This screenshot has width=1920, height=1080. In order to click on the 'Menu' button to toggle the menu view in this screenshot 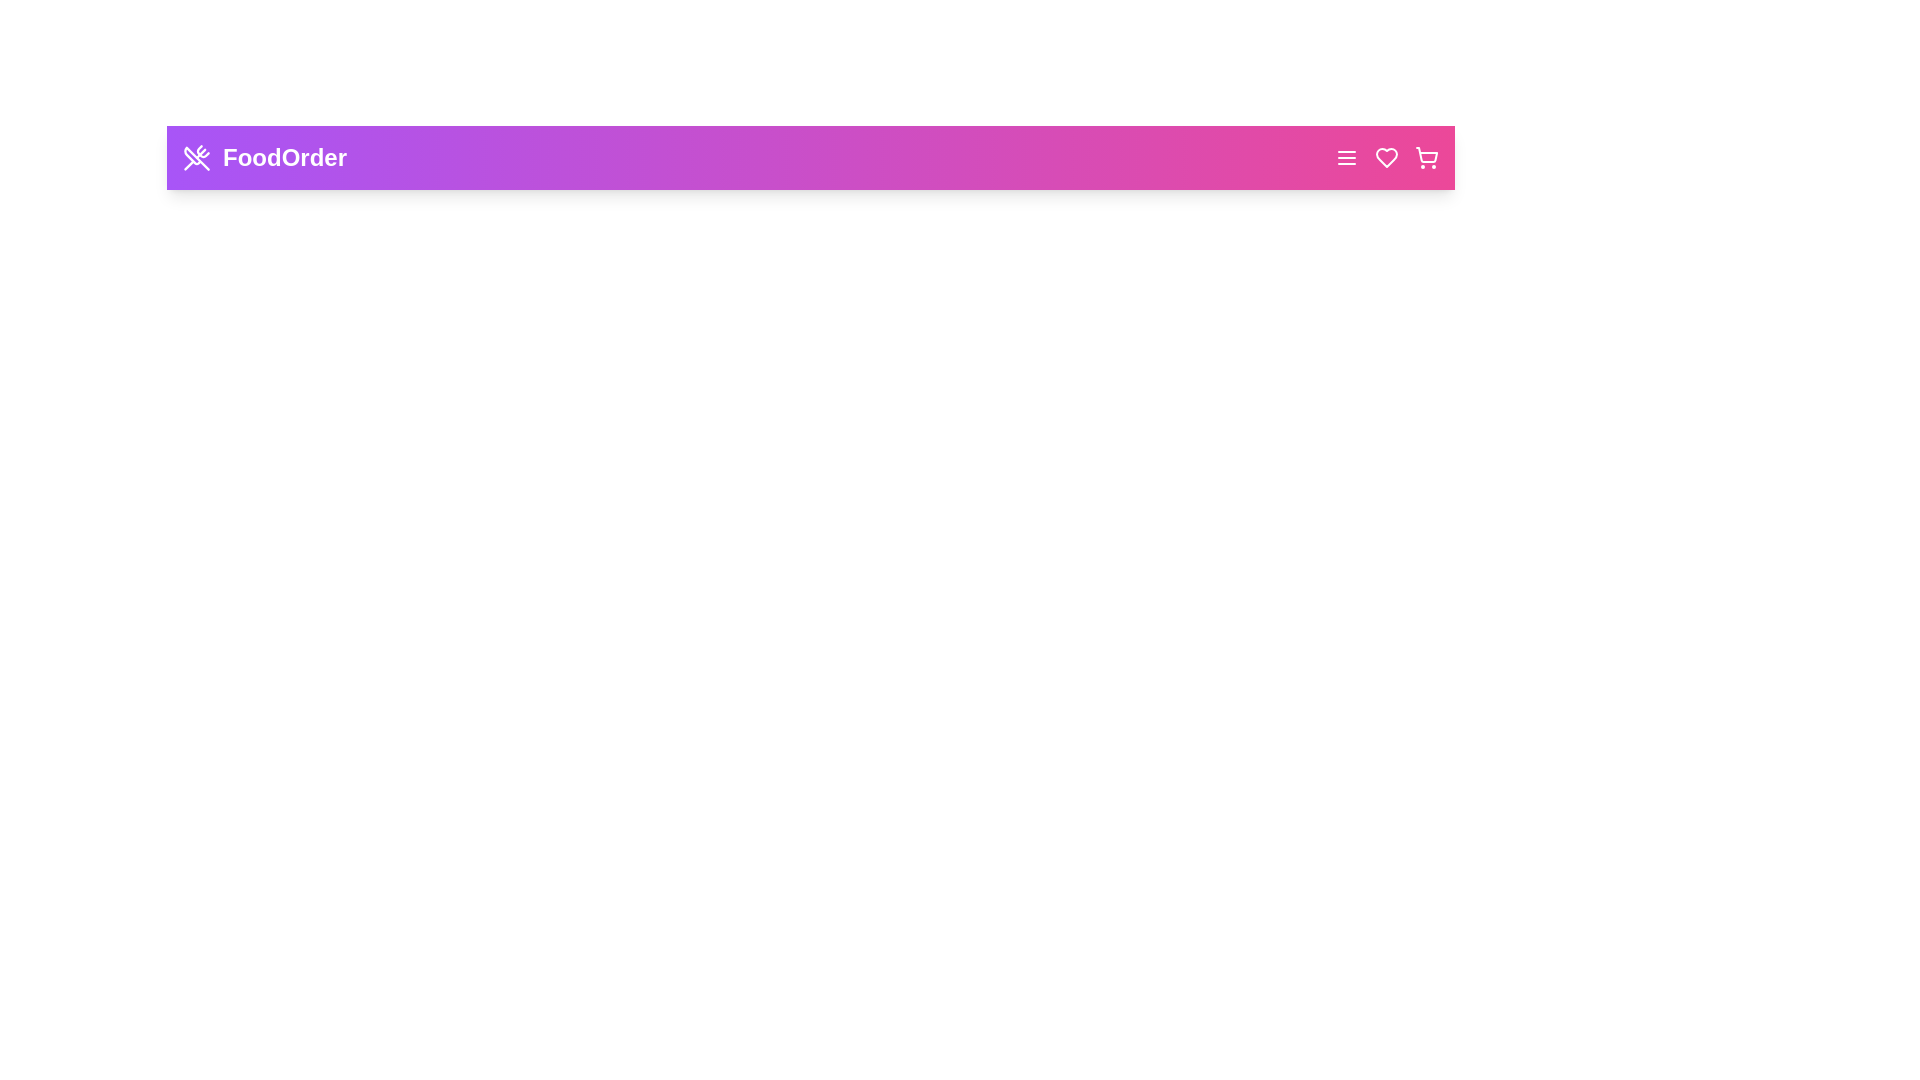, I will do `click(1347, 157)`.